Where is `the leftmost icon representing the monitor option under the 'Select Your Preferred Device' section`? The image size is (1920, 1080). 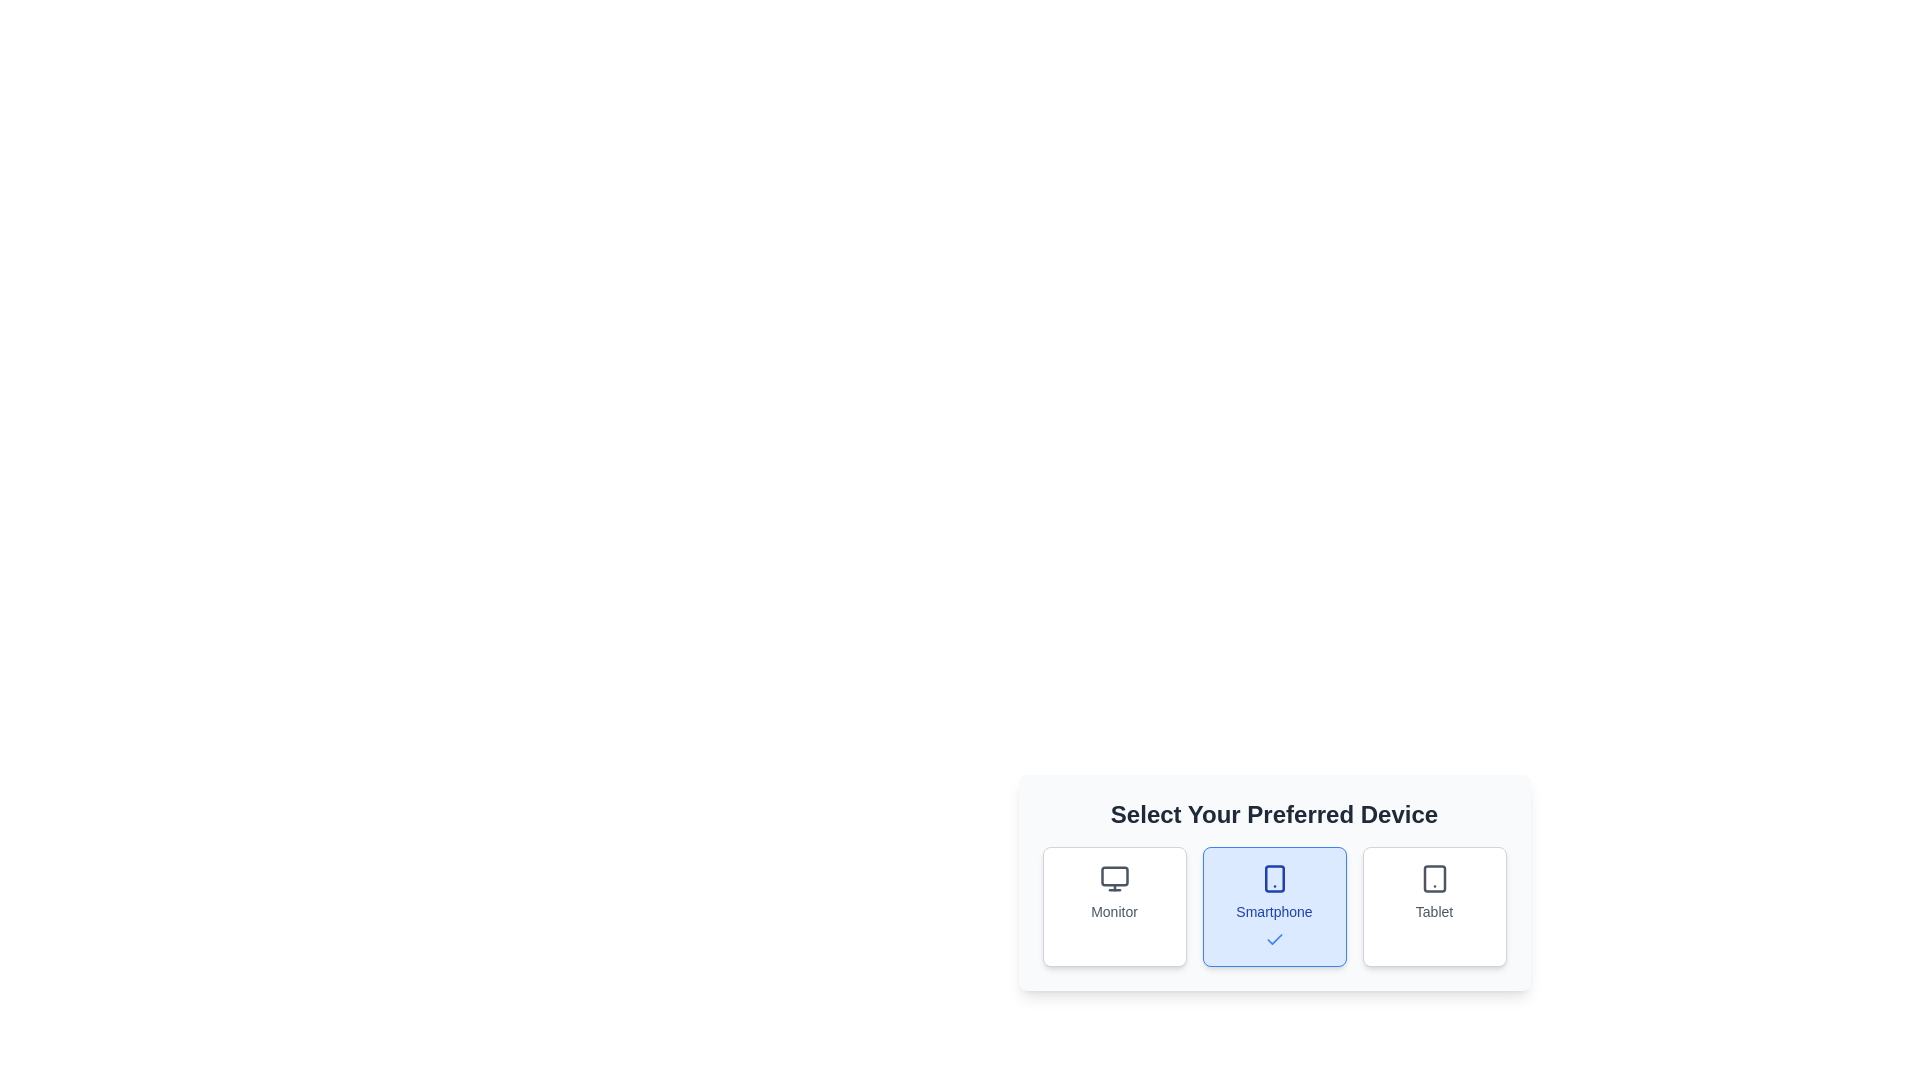
the leftmost icon representing the monitor option under the 'Select Your Preferred Device' section is located at coordinates (1113, 878).